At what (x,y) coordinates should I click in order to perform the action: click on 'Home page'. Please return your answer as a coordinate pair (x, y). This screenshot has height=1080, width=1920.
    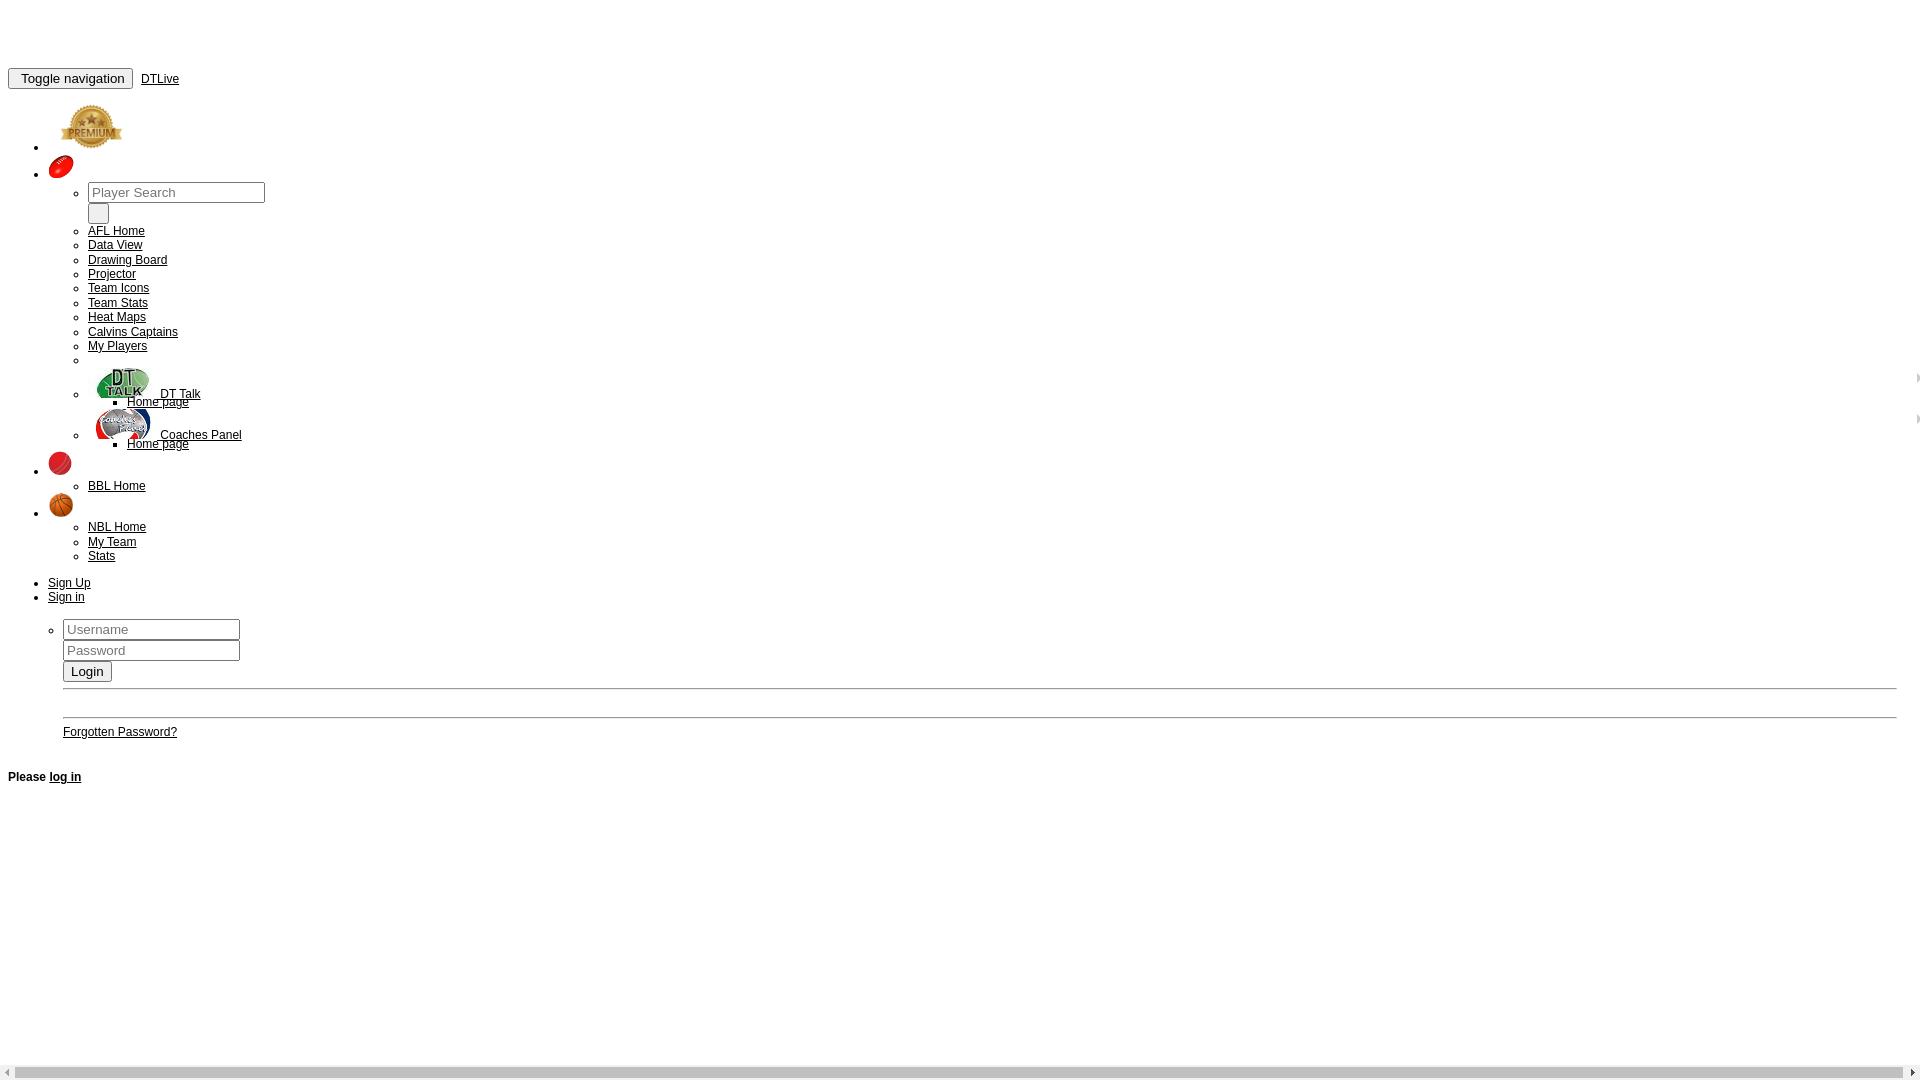
    Looking at the image, I should click on (157, 442).